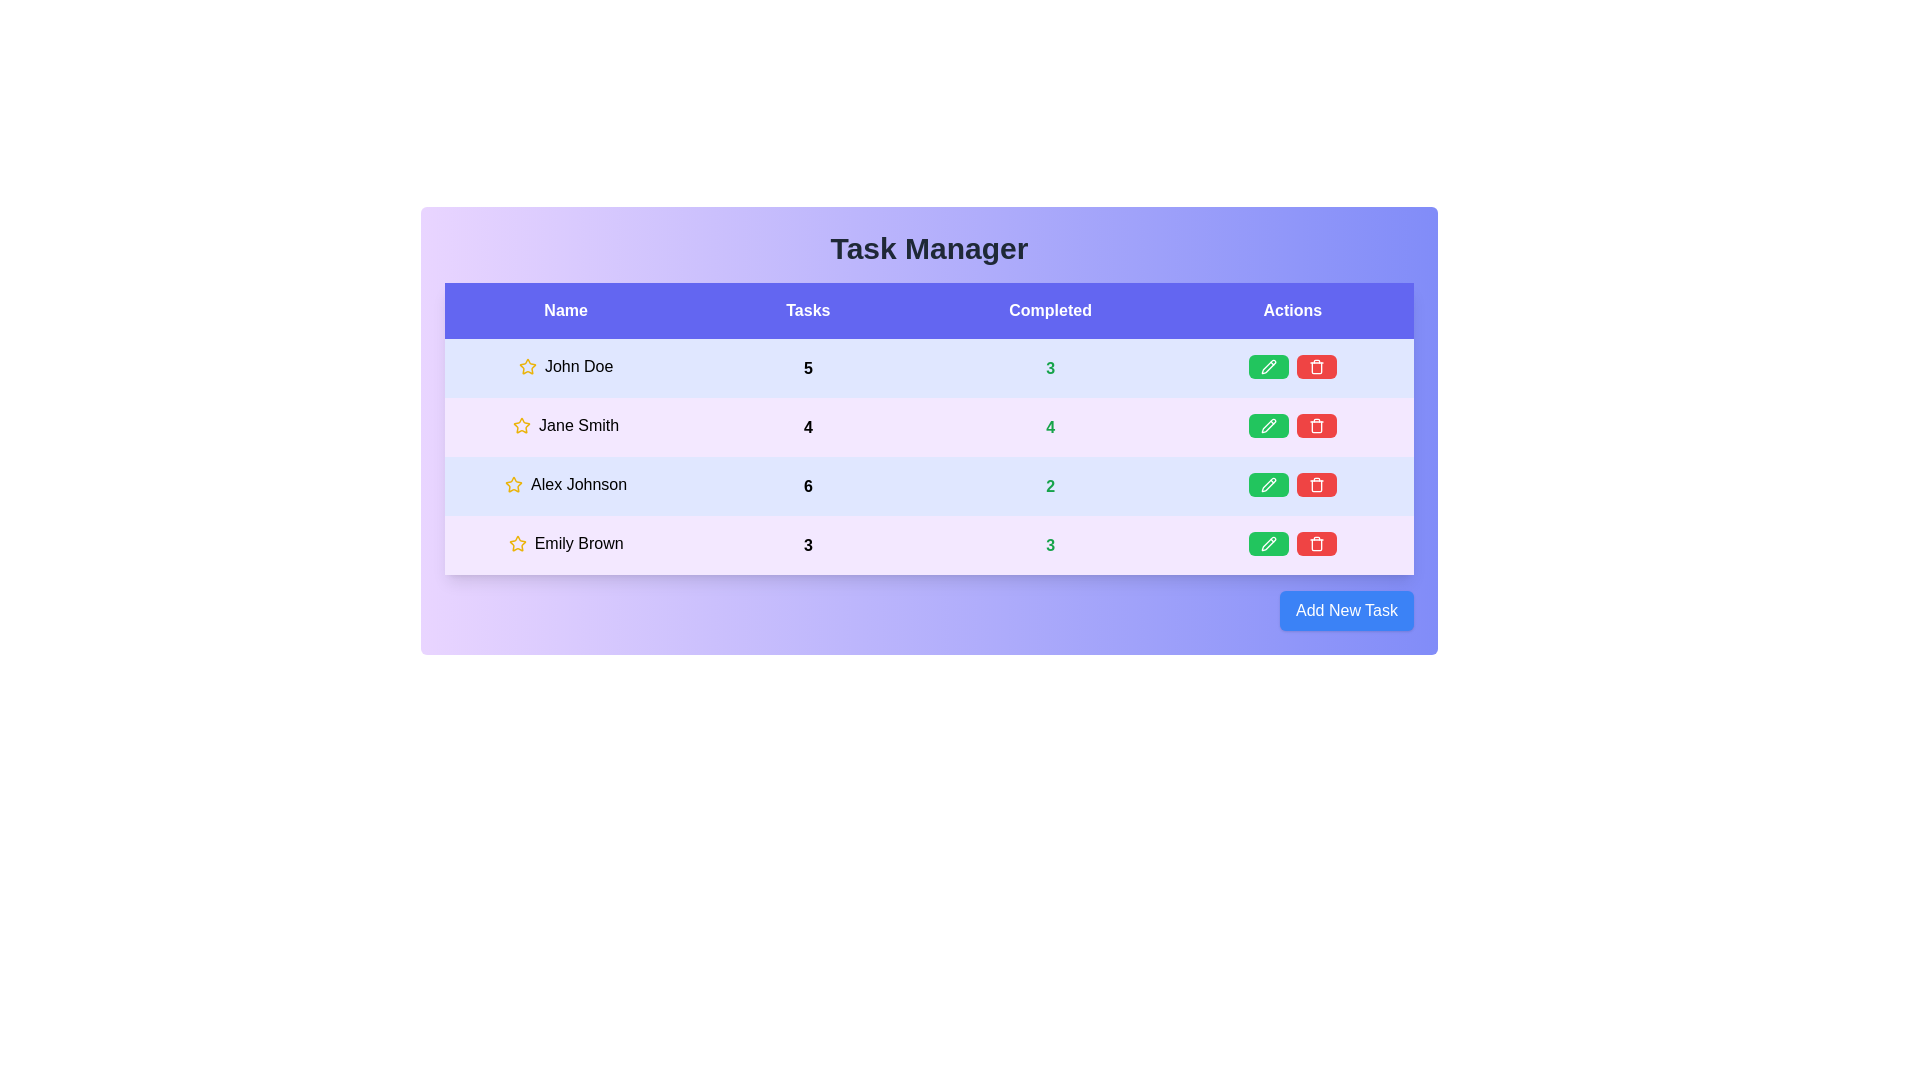  I want to click on green pencil icon to edit the task for John Doe, so click(1267, 366).